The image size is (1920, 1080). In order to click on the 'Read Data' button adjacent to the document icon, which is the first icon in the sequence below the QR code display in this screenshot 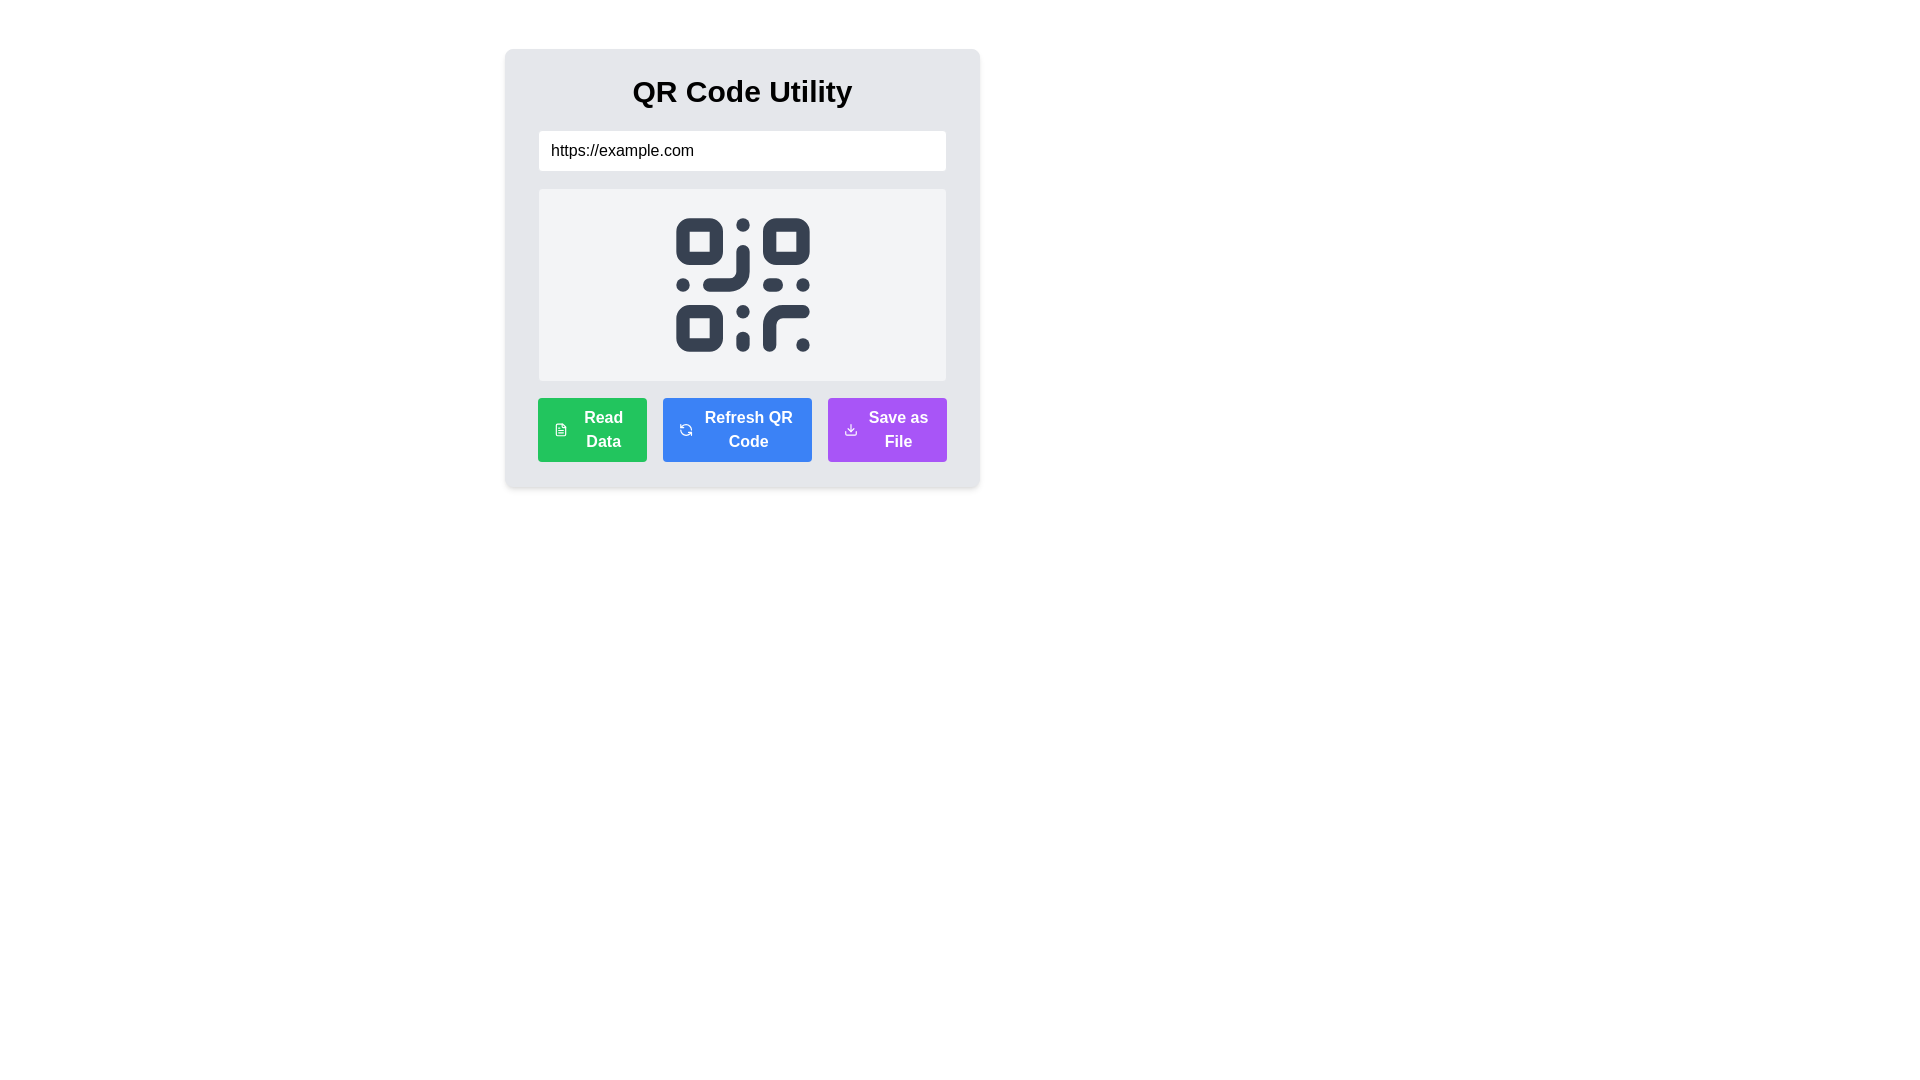, I will do `click(560, 428)`.